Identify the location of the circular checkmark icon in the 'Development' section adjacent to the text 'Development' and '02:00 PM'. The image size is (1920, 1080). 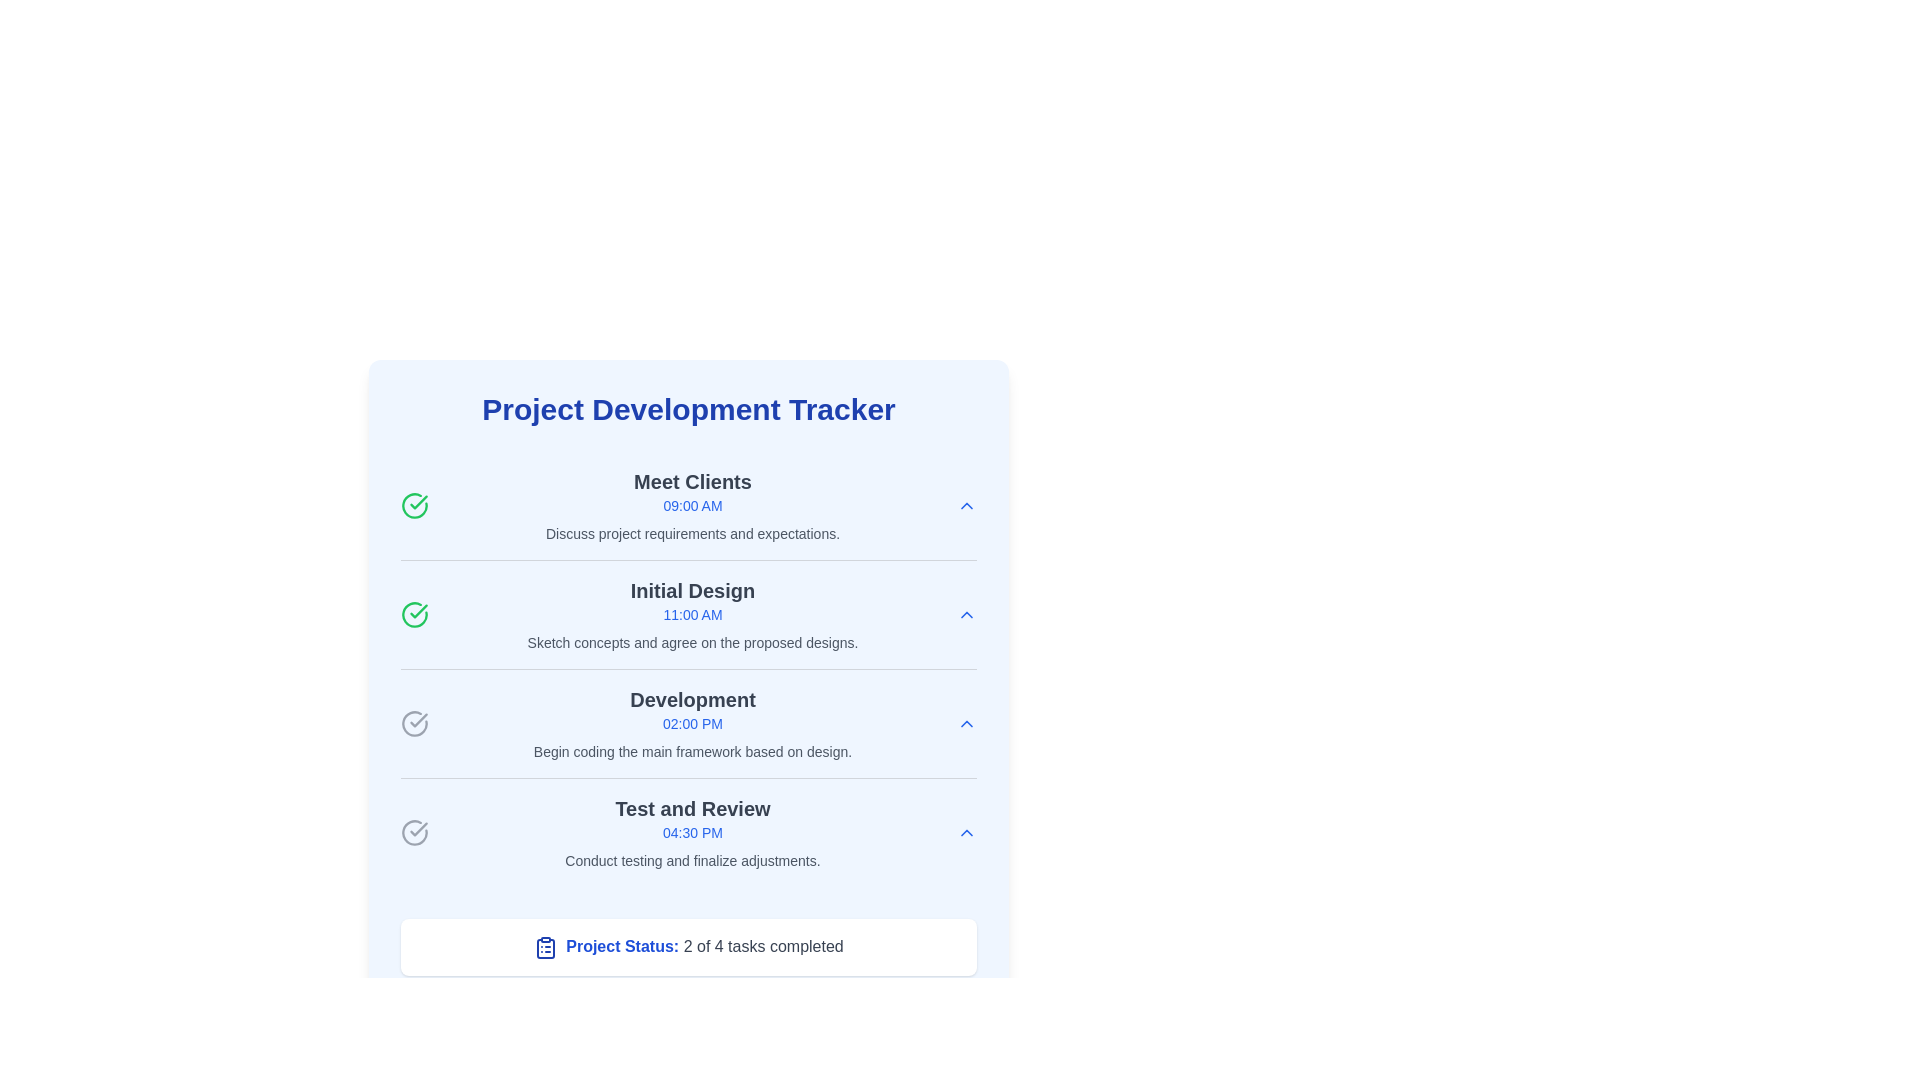
(413, 724).